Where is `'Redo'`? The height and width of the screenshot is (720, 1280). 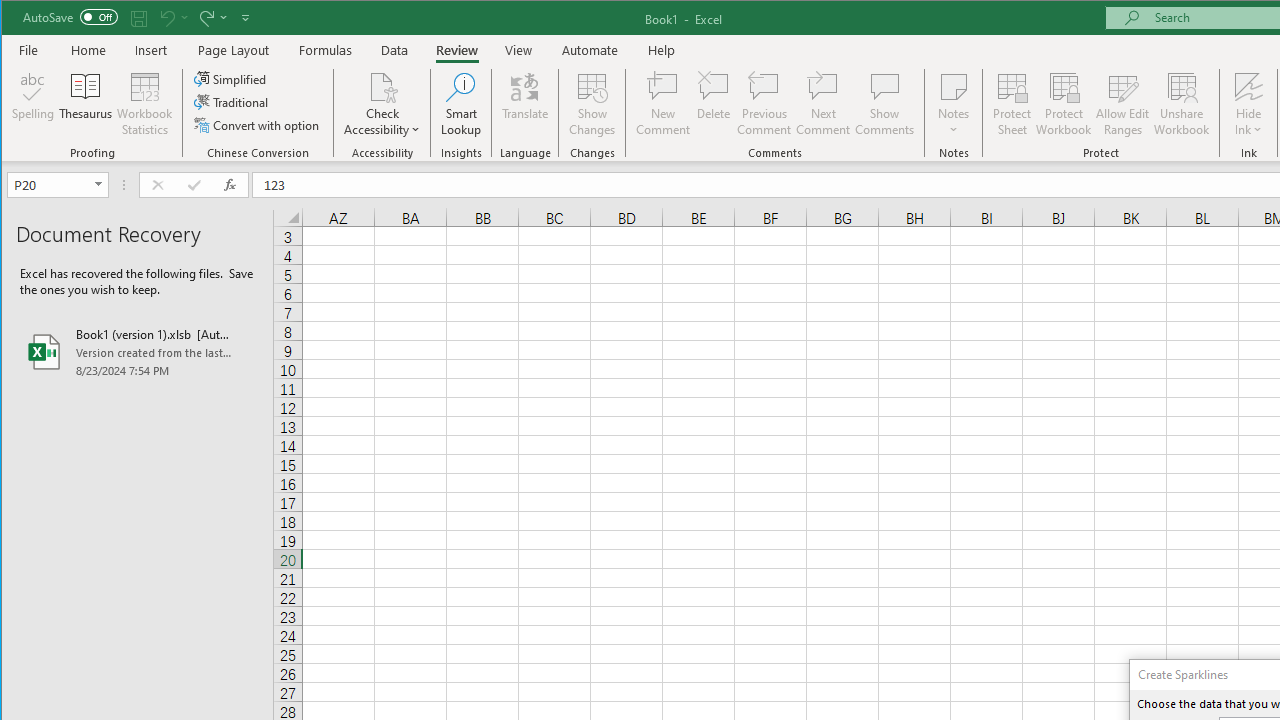 'Redo' is located at coordinates (211, 17).